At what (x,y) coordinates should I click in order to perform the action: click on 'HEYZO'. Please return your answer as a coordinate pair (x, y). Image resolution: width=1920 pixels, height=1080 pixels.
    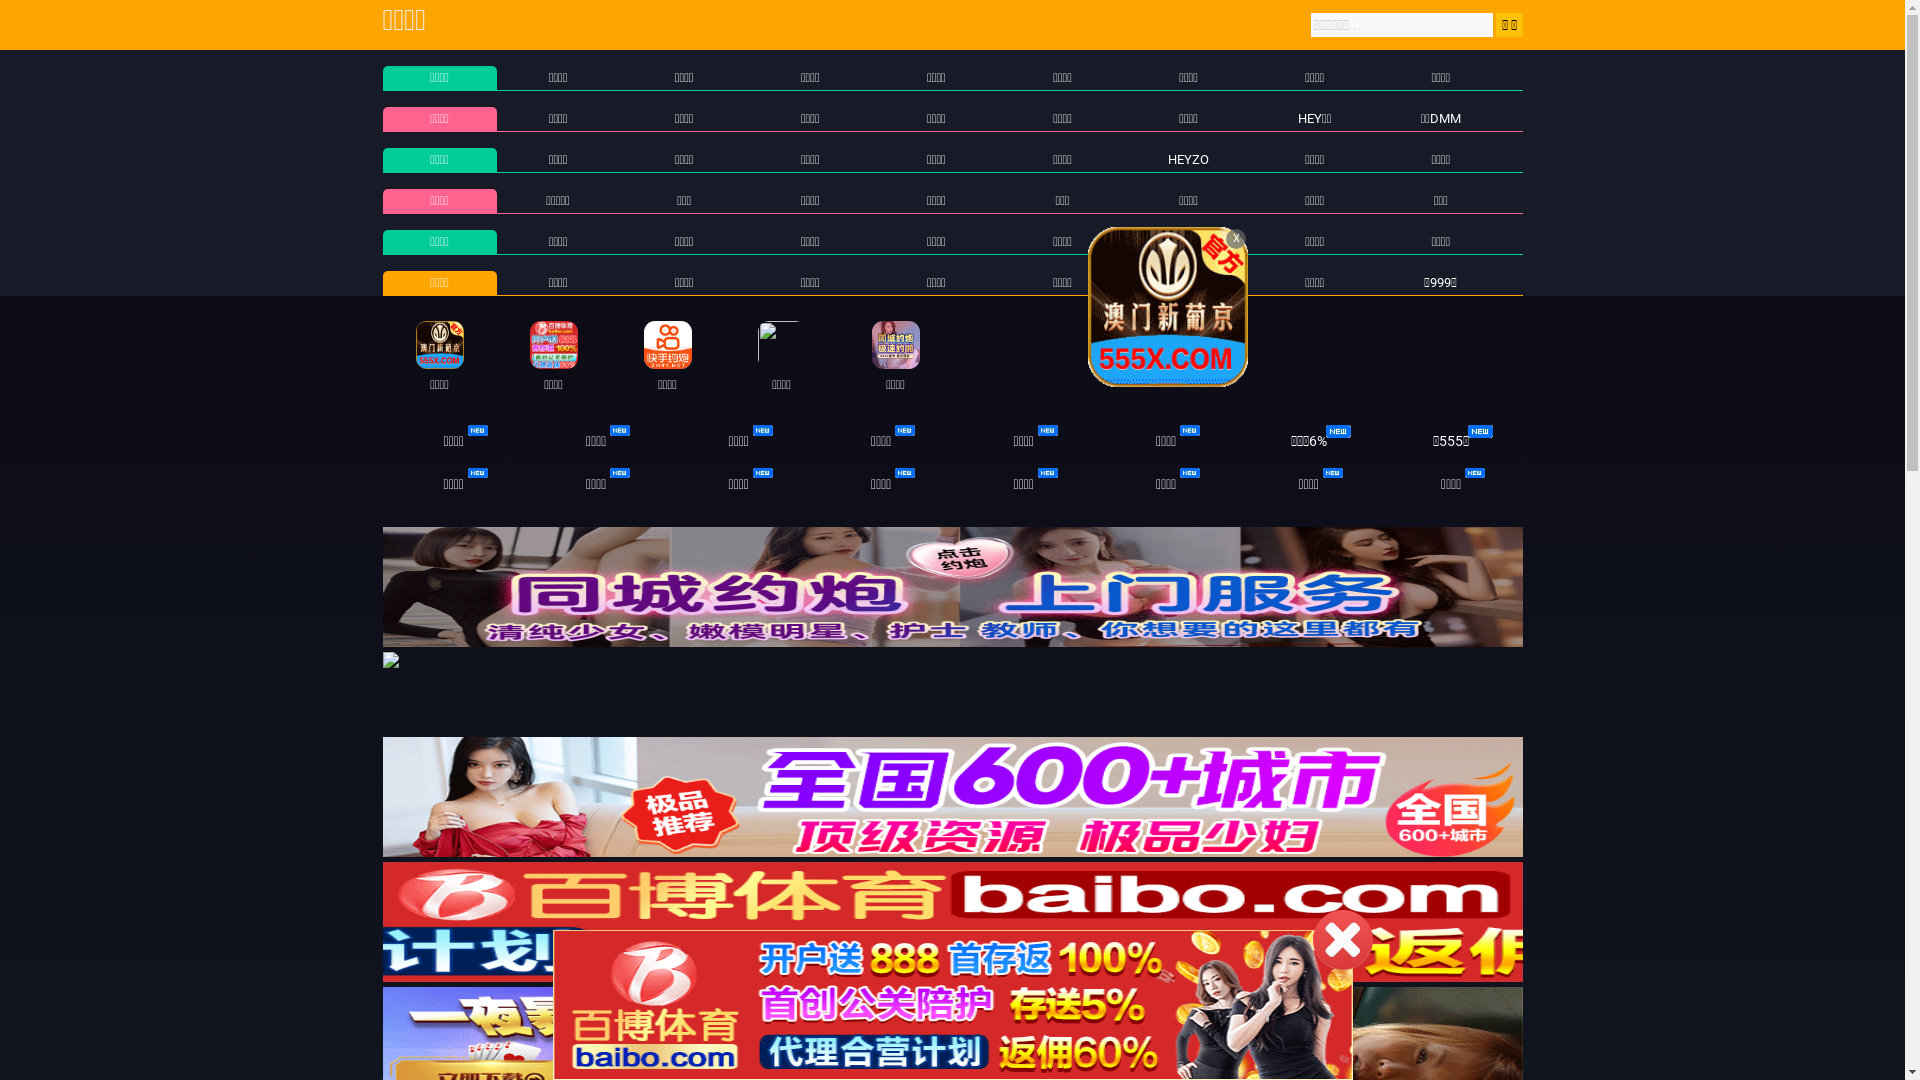
    Looking at the image, I should click on (1188, 158).